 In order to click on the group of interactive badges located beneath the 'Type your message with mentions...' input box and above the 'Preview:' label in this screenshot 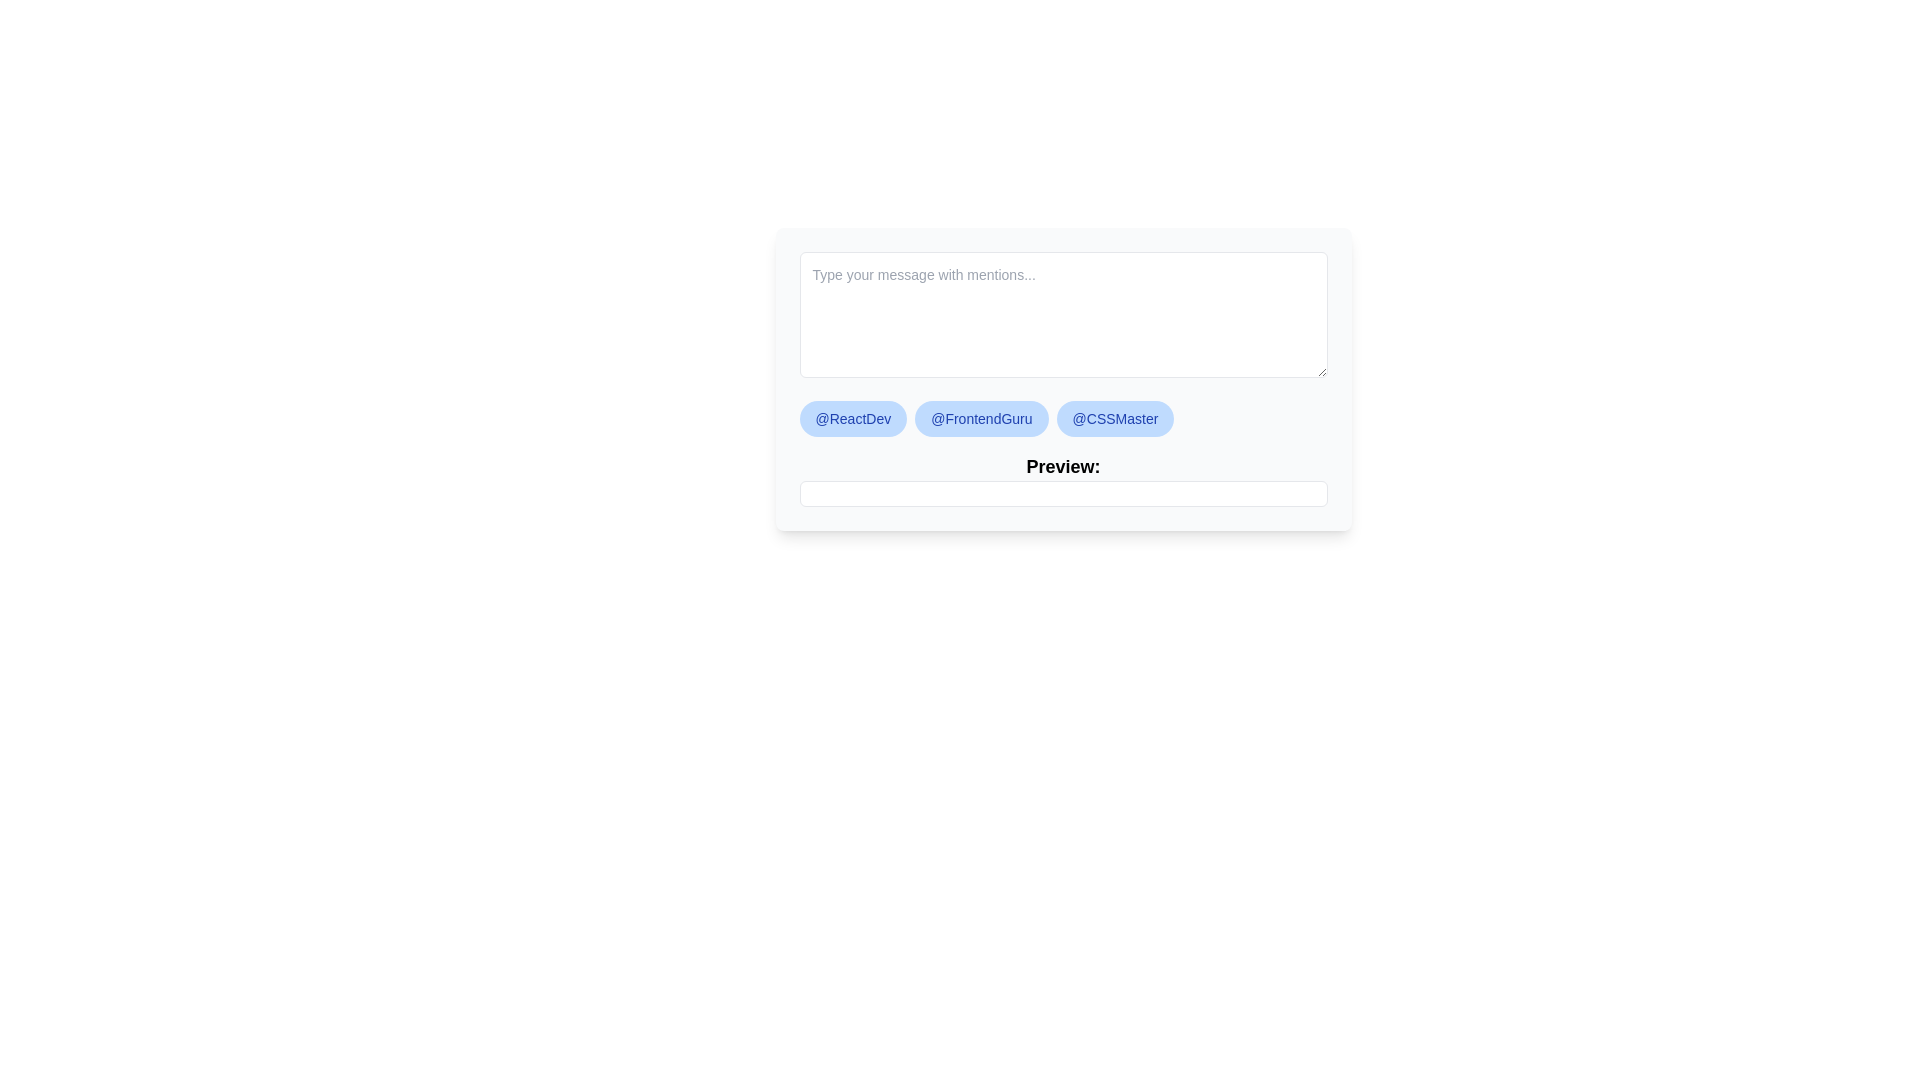, I will do `click(1062, 418)`.